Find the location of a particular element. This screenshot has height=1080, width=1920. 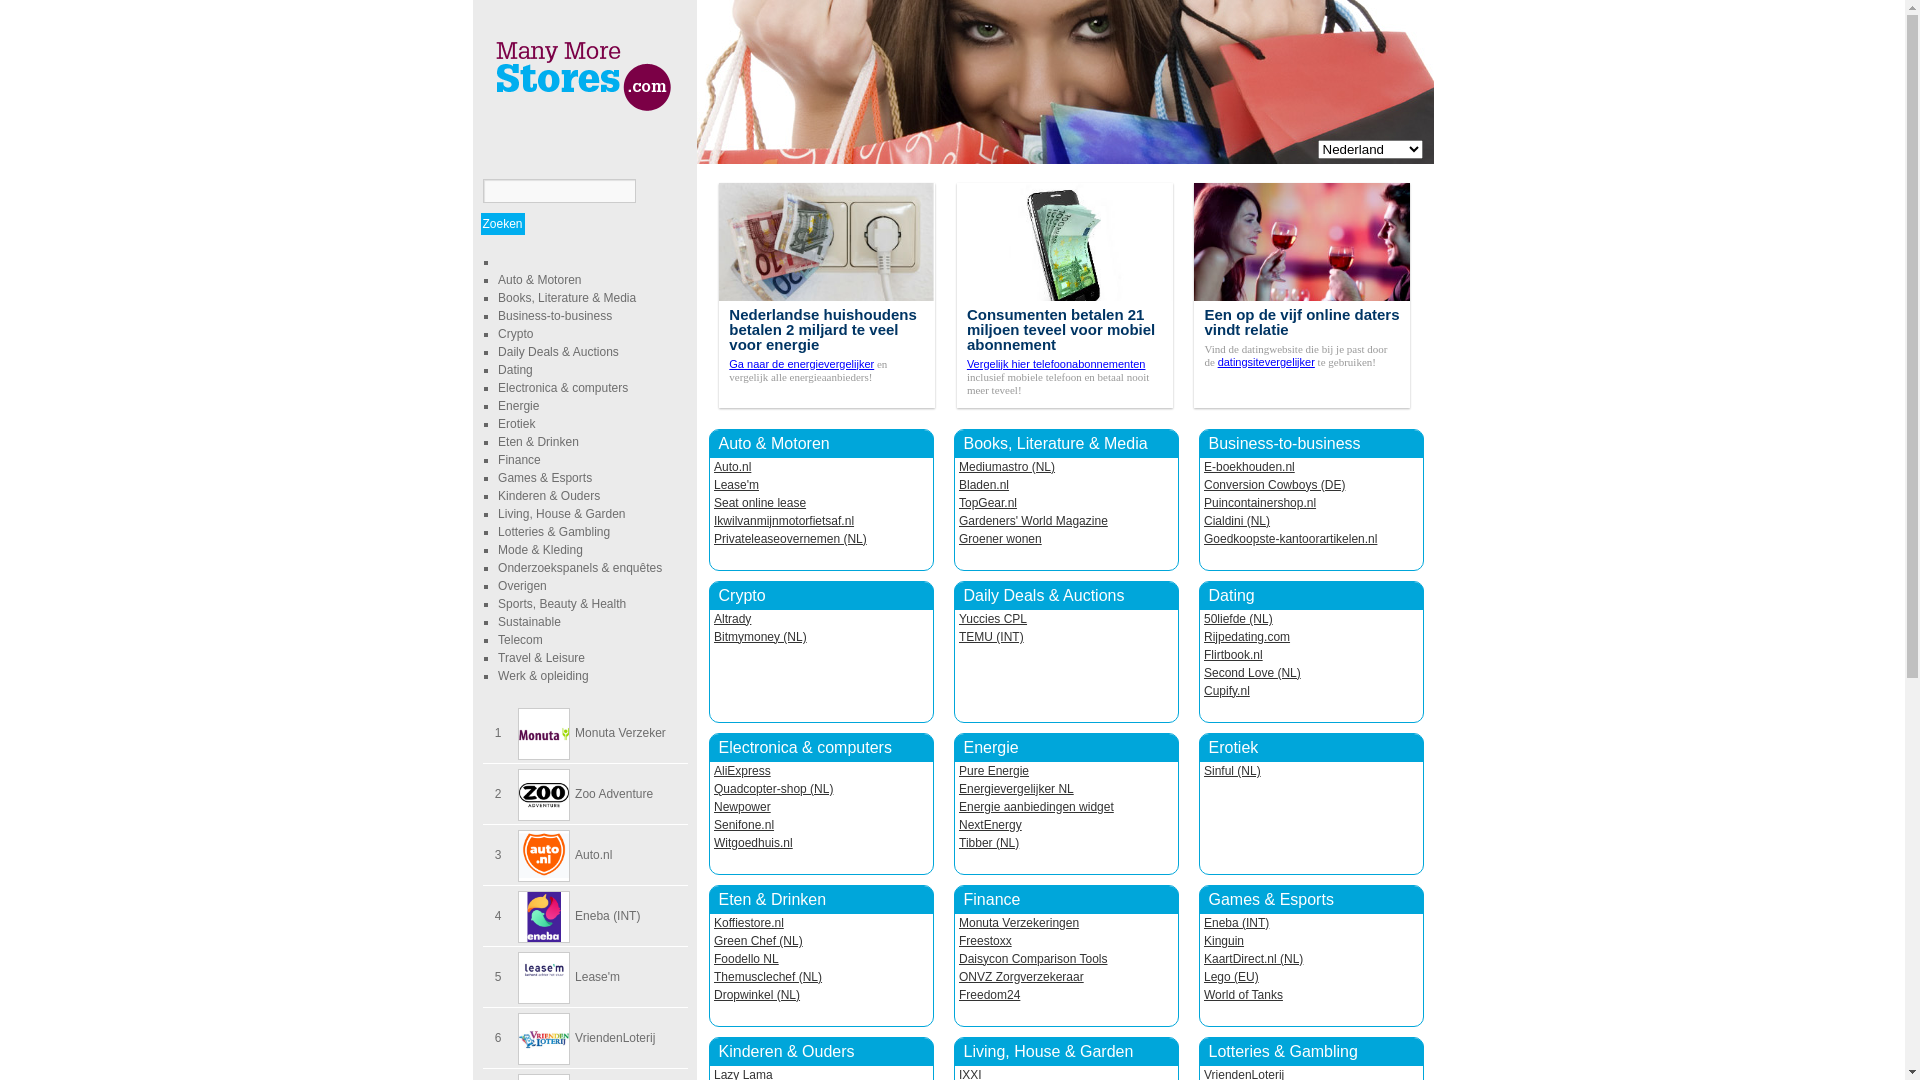

'Books, Literature & Media' is located at coordinates (565, 297).